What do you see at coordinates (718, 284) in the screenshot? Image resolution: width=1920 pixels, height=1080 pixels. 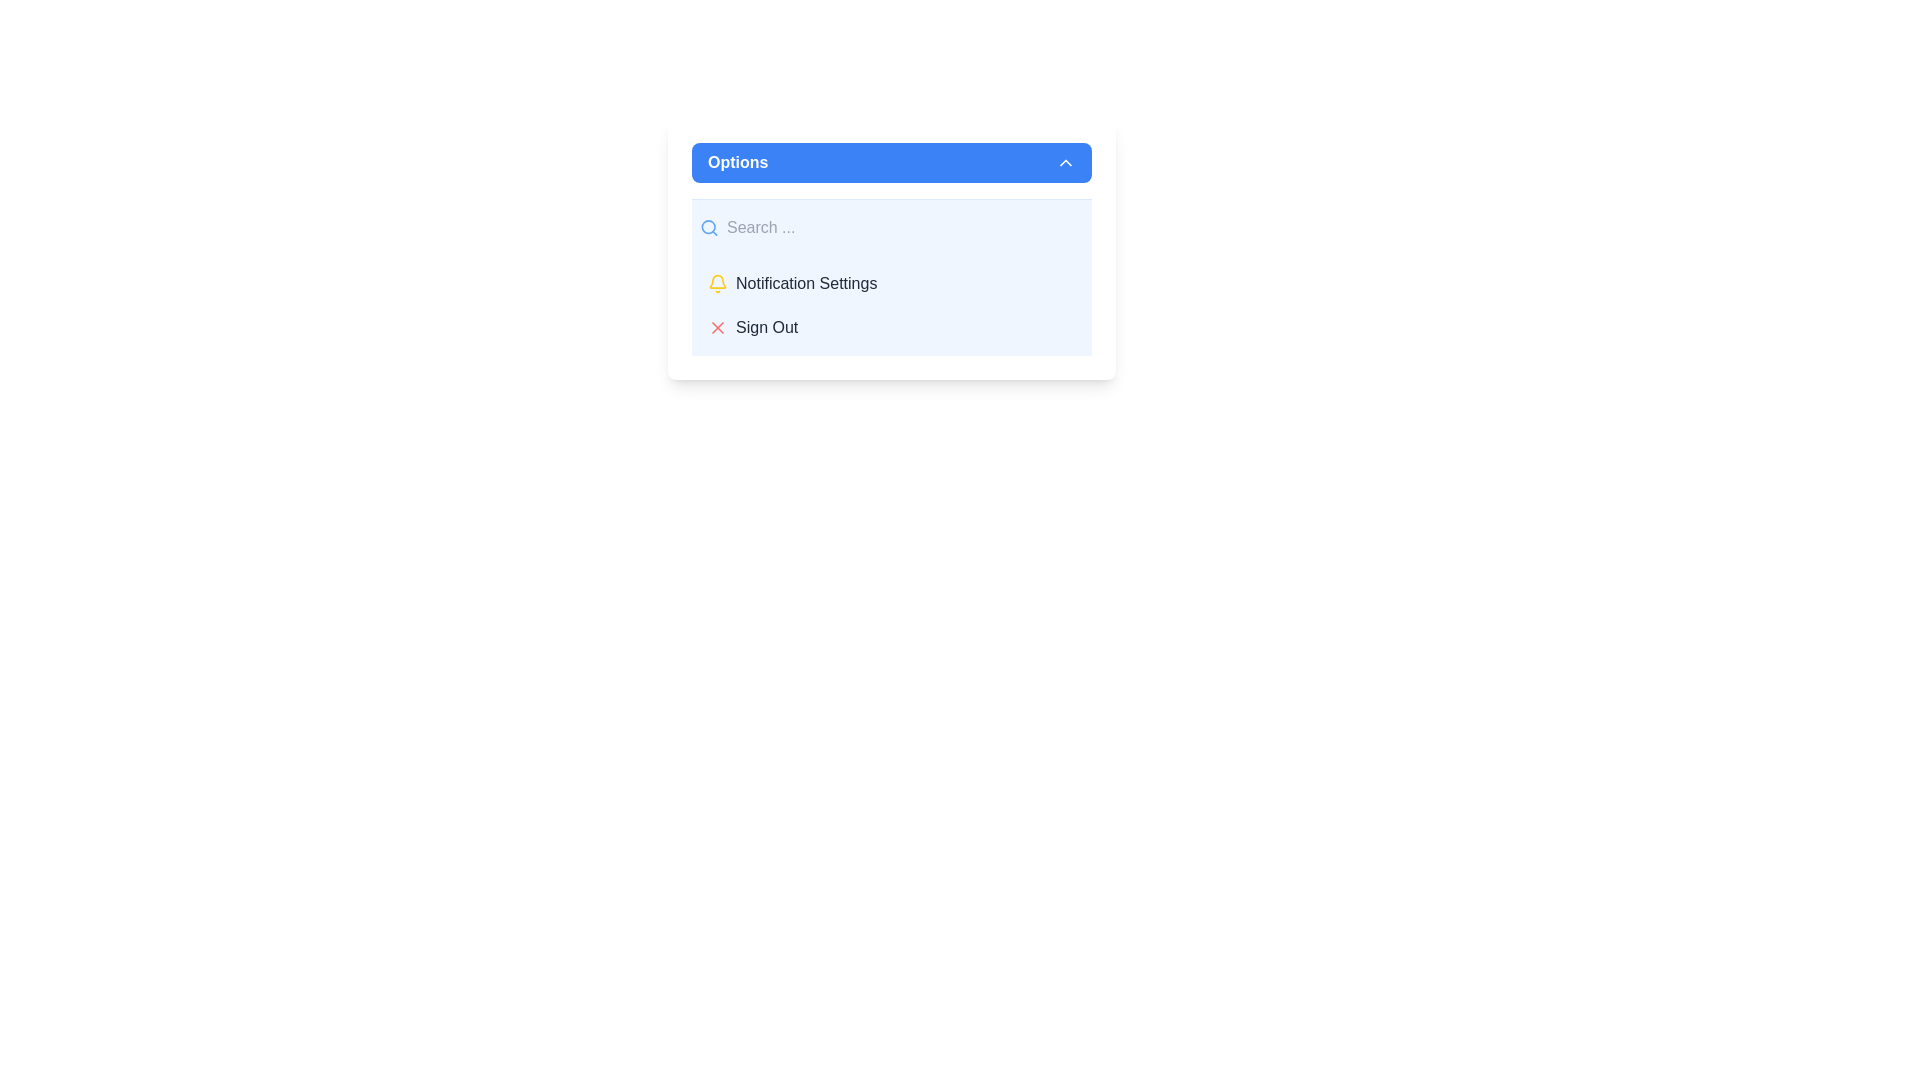 I see `the bell icon which signifies notifications or notification settings, located in the dropdown menu under 'Options' and immediately to the left of 'Notification Settings'` at bounding box center [718, 284].